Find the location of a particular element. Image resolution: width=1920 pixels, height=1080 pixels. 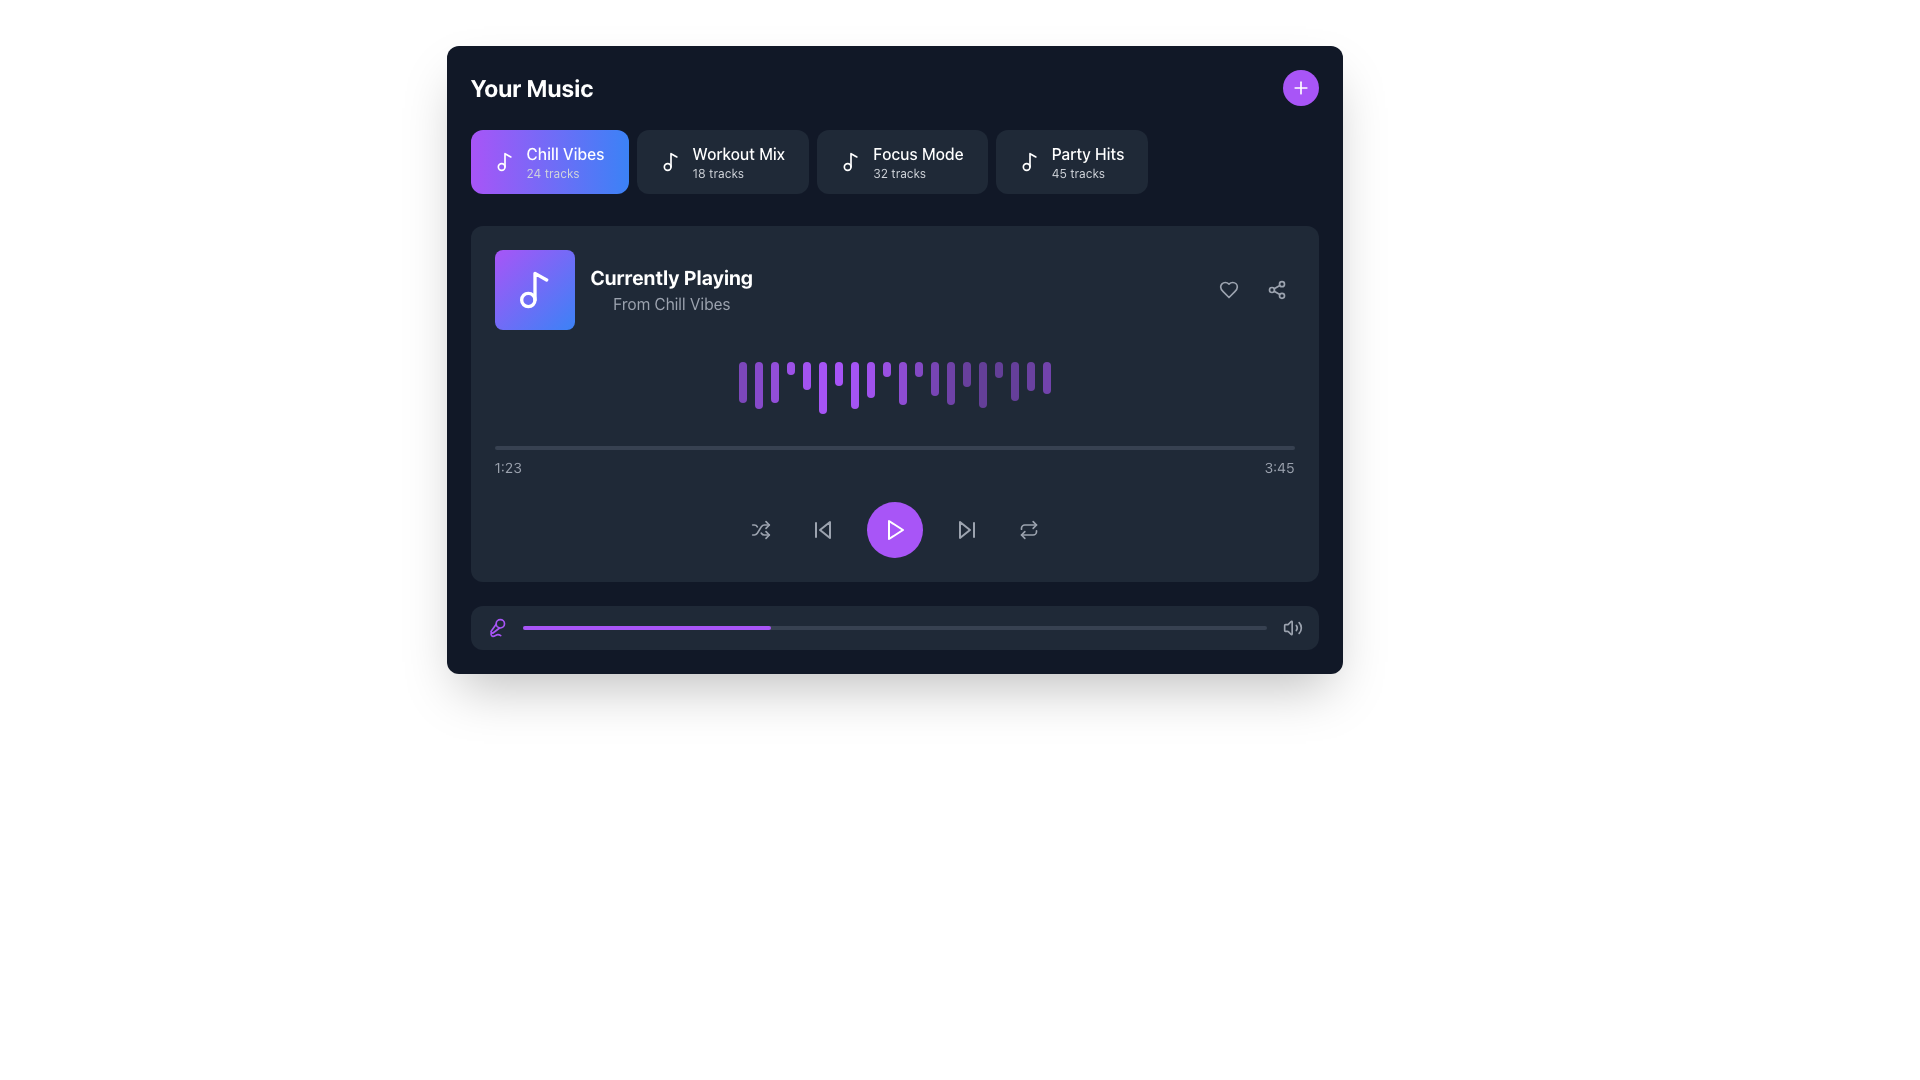

the circular element that is part of the musical note icon, located at the lower part of the note is located at coordinates (527, 300).